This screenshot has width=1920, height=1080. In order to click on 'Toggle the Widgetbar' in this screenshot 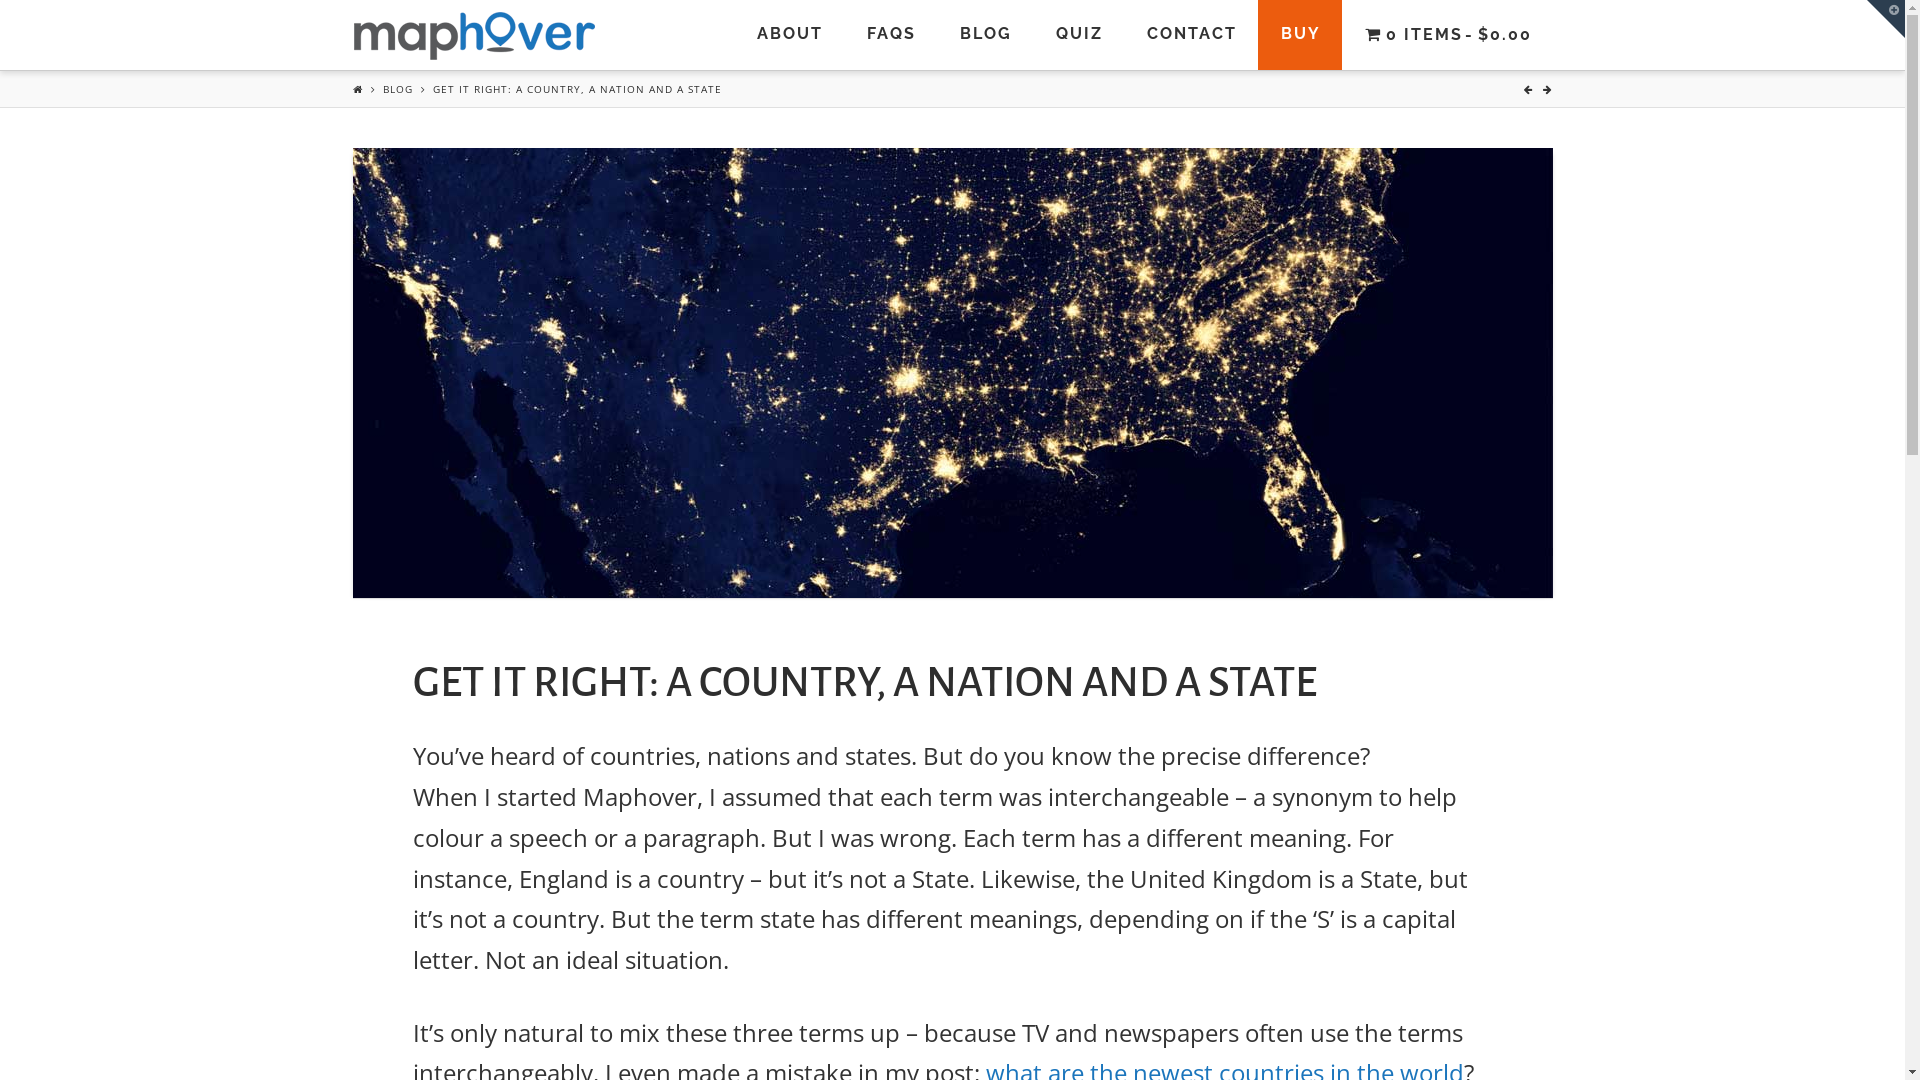, I will do `click(1885, 19)`.